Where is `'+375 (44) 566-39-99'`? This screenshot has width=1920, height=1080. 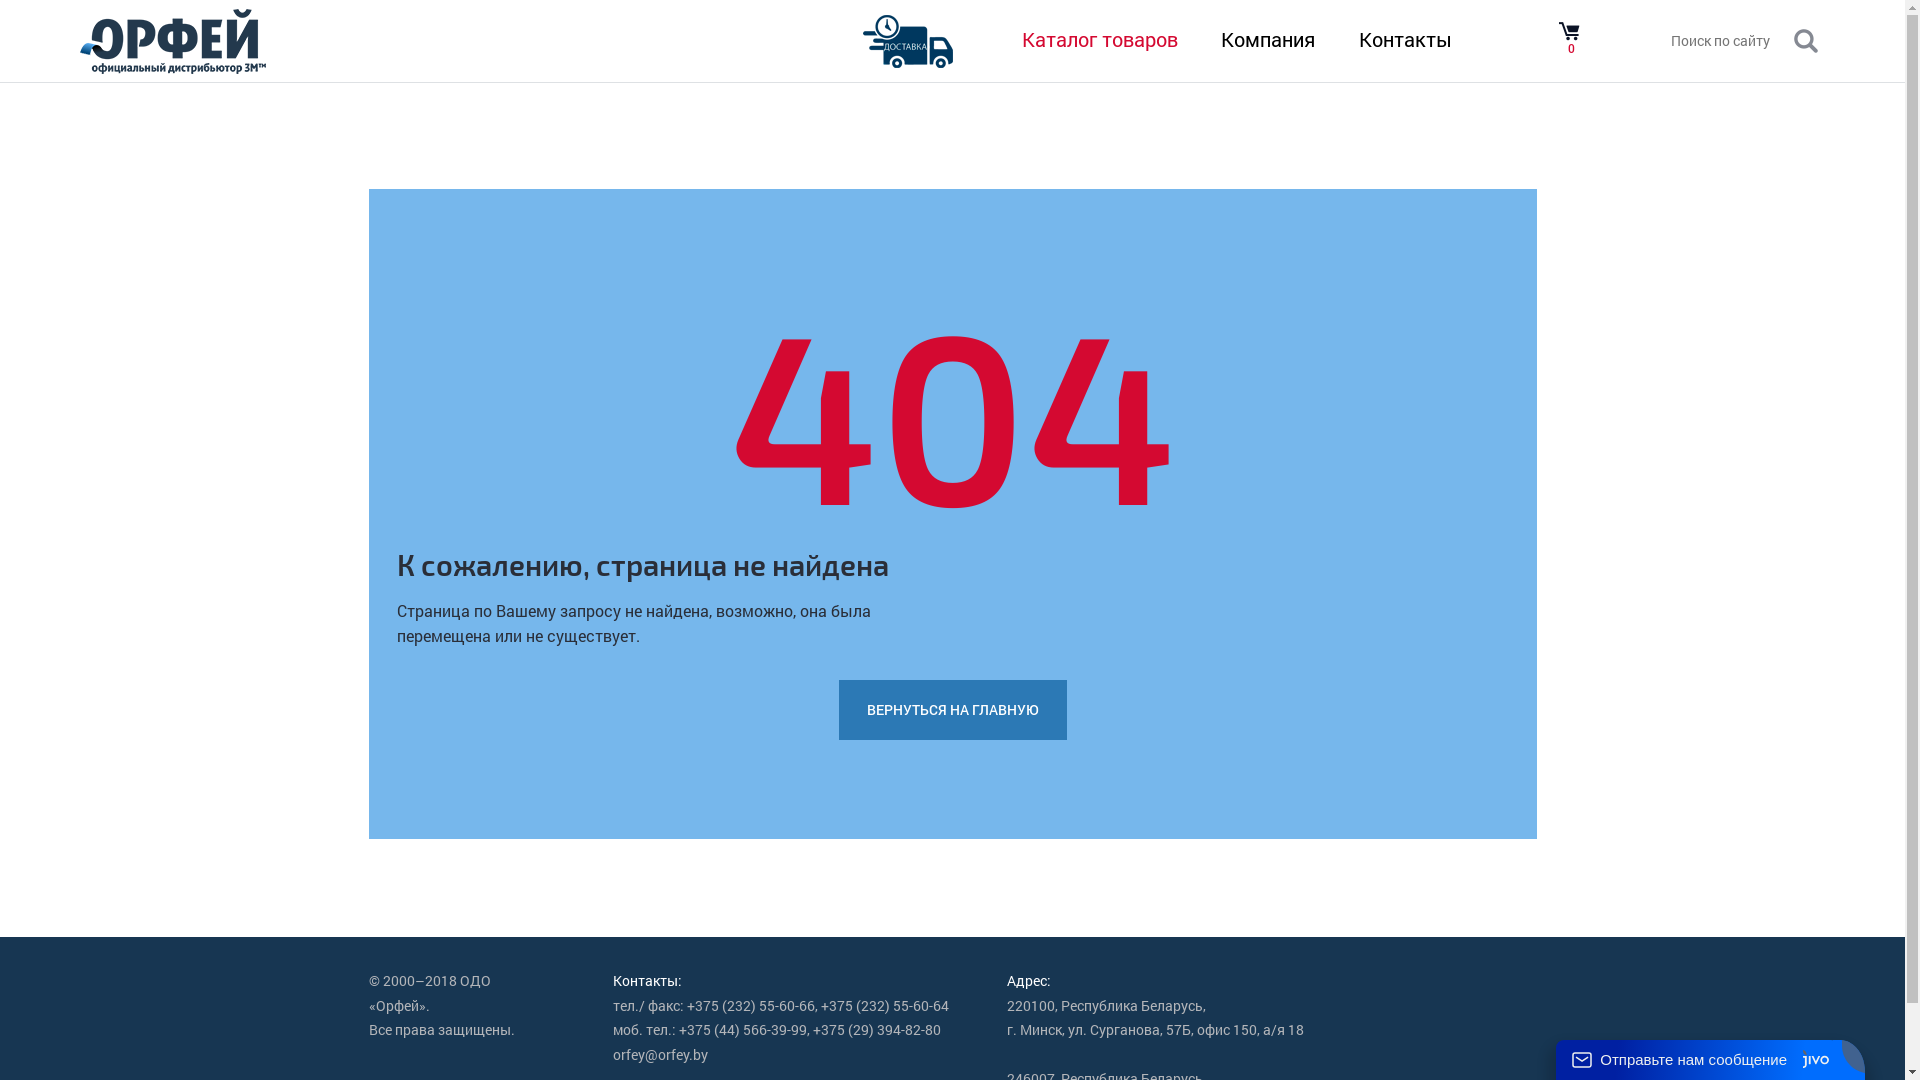 '+375 (44) 566-39-99' is located at coordinates (742, 1030).